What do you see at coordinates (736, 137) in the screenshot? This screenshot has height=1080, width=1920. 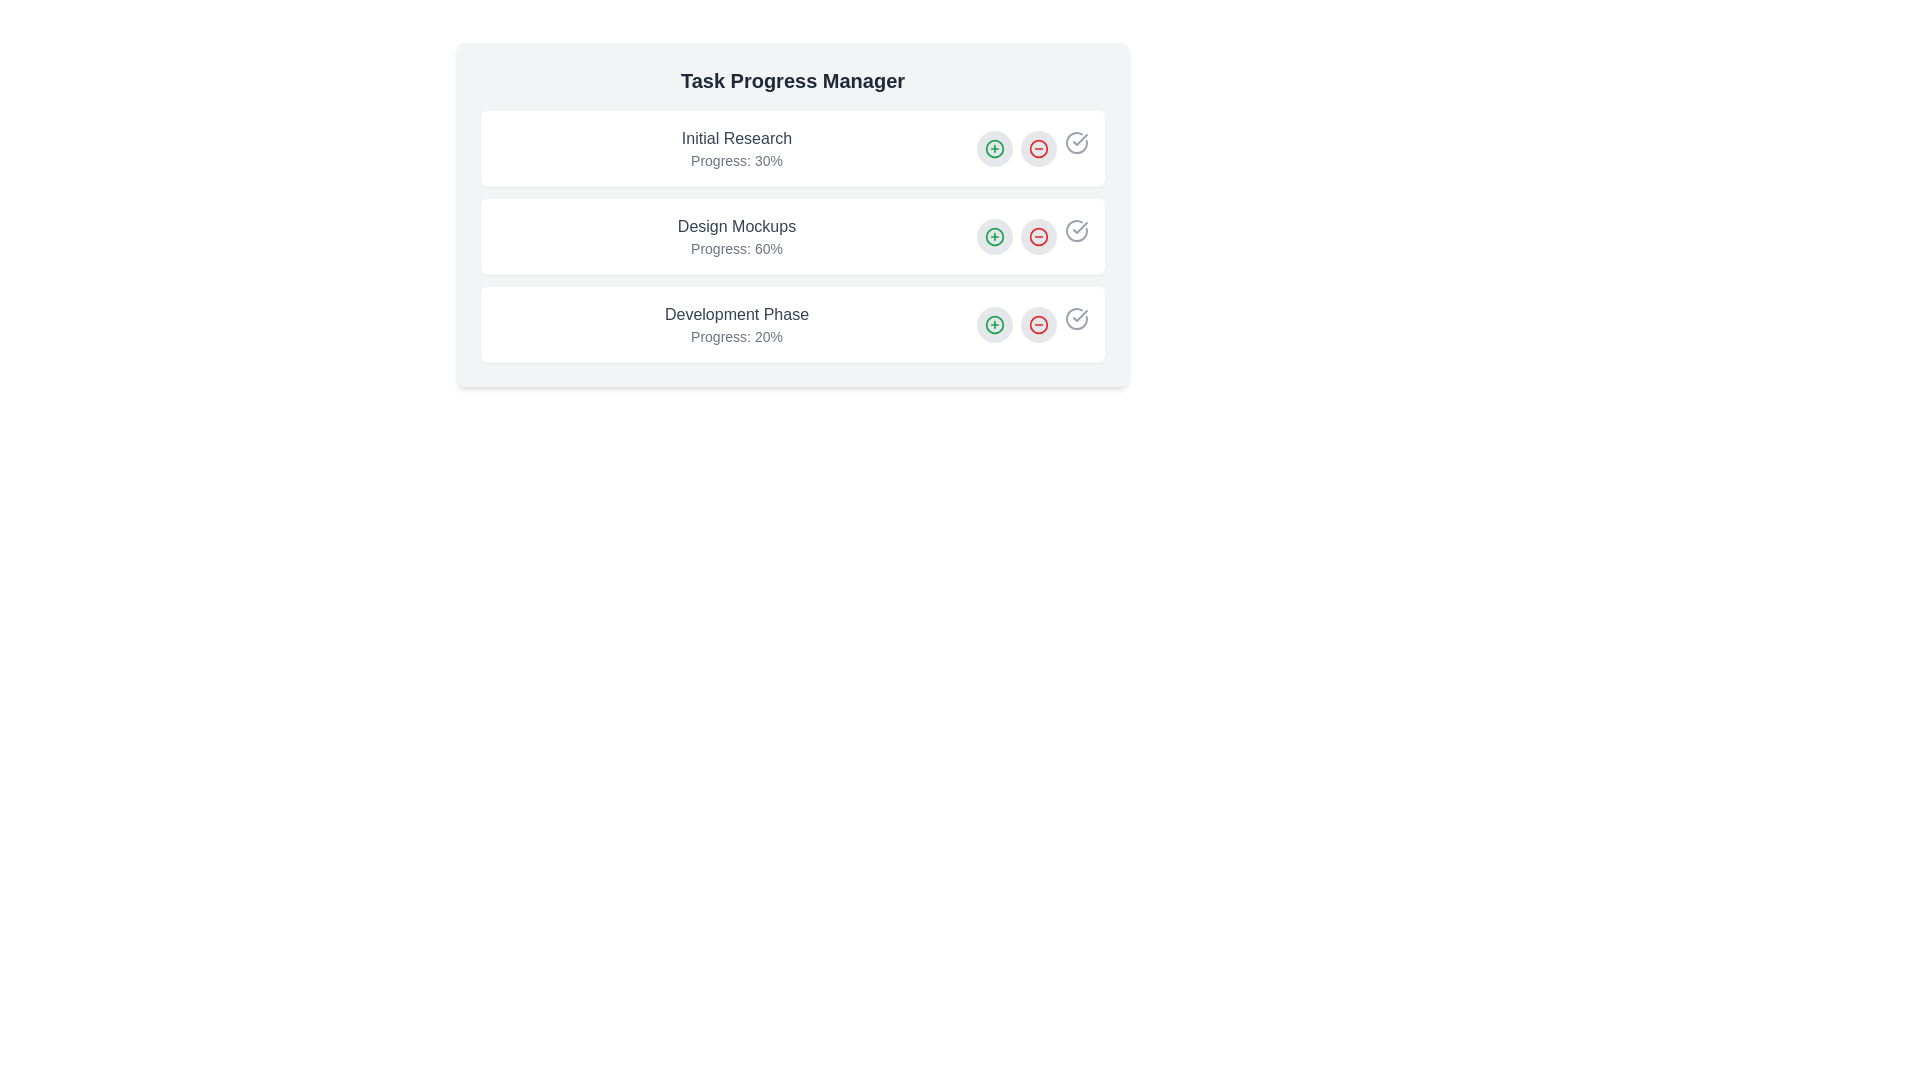 I see `the static text label displaying the title 'Initial Research'` at bounding box center [736, 137].